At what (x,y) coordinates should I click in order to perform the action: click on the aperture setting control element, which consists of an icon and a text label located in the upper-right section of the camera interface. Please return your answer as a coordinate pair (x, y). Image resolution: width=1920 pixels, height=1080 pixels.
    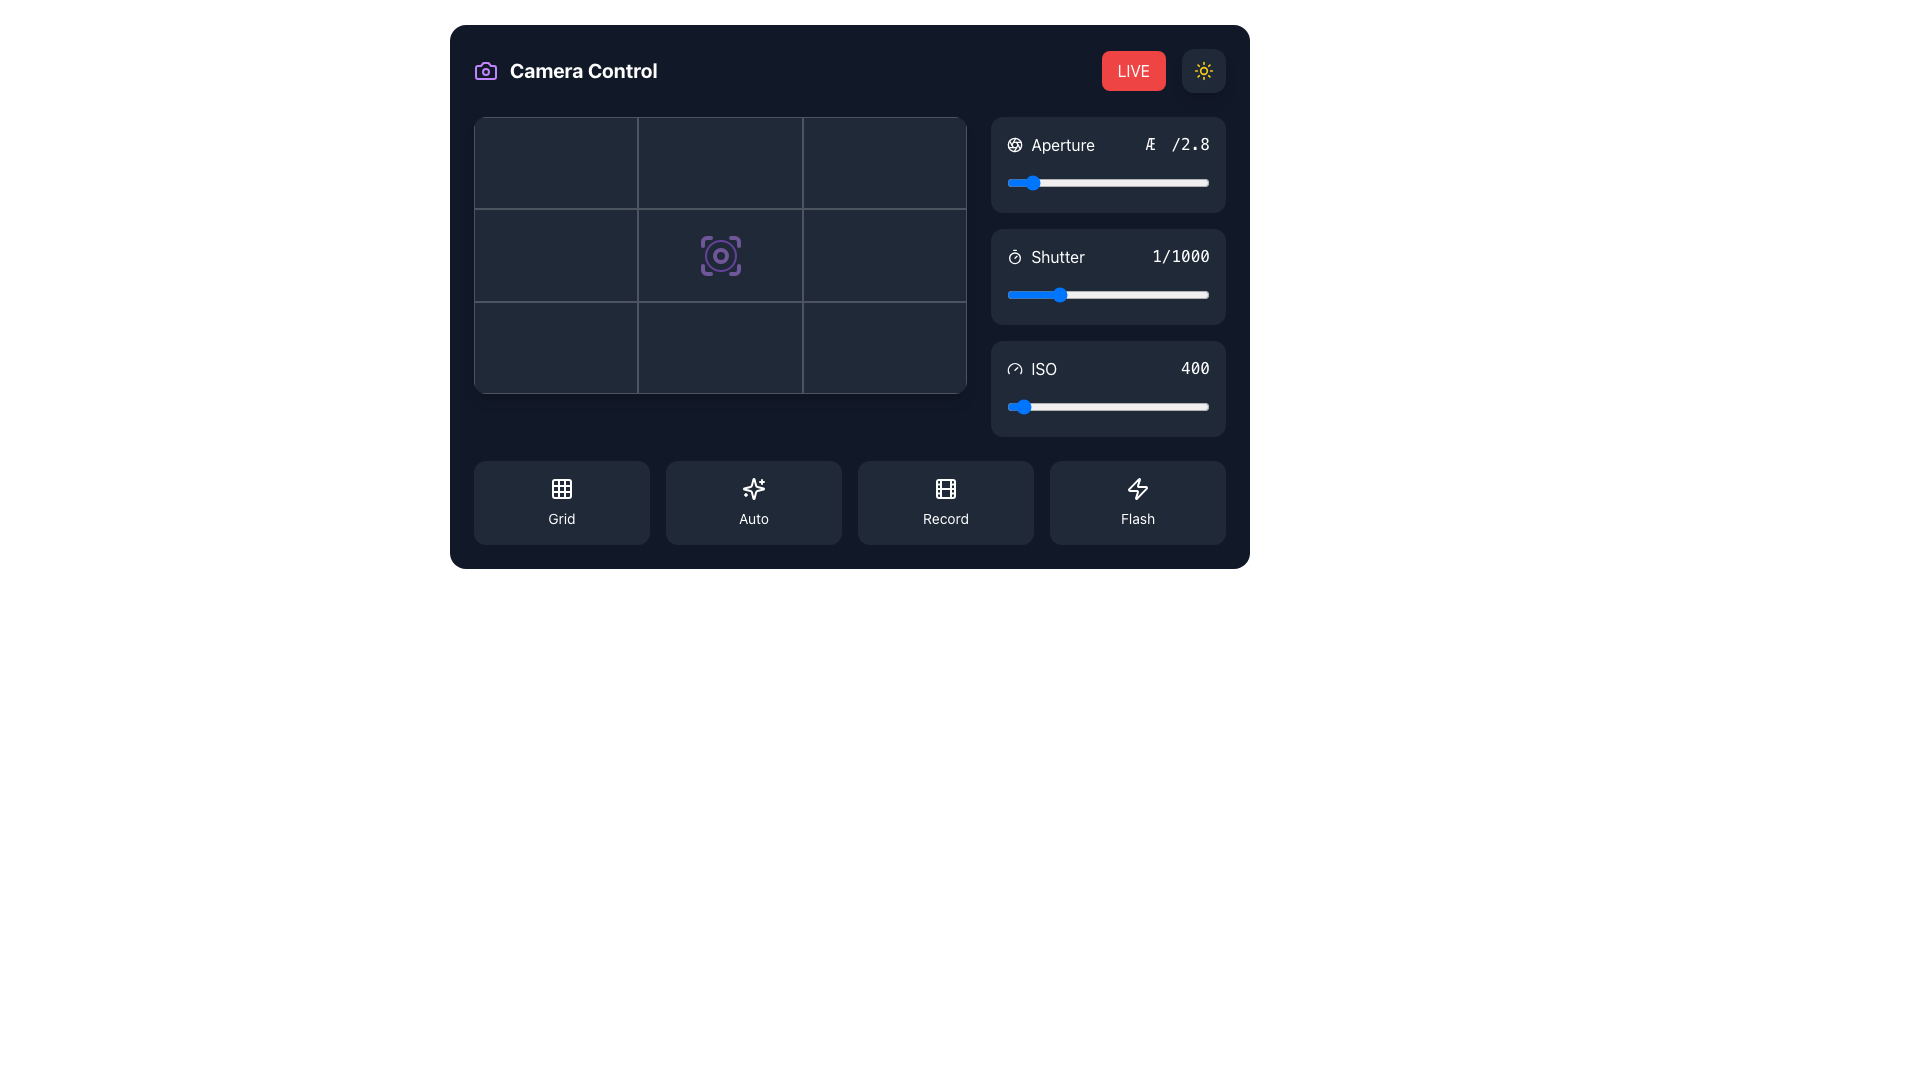
    Looking at the image, I should click on (1050, 144).